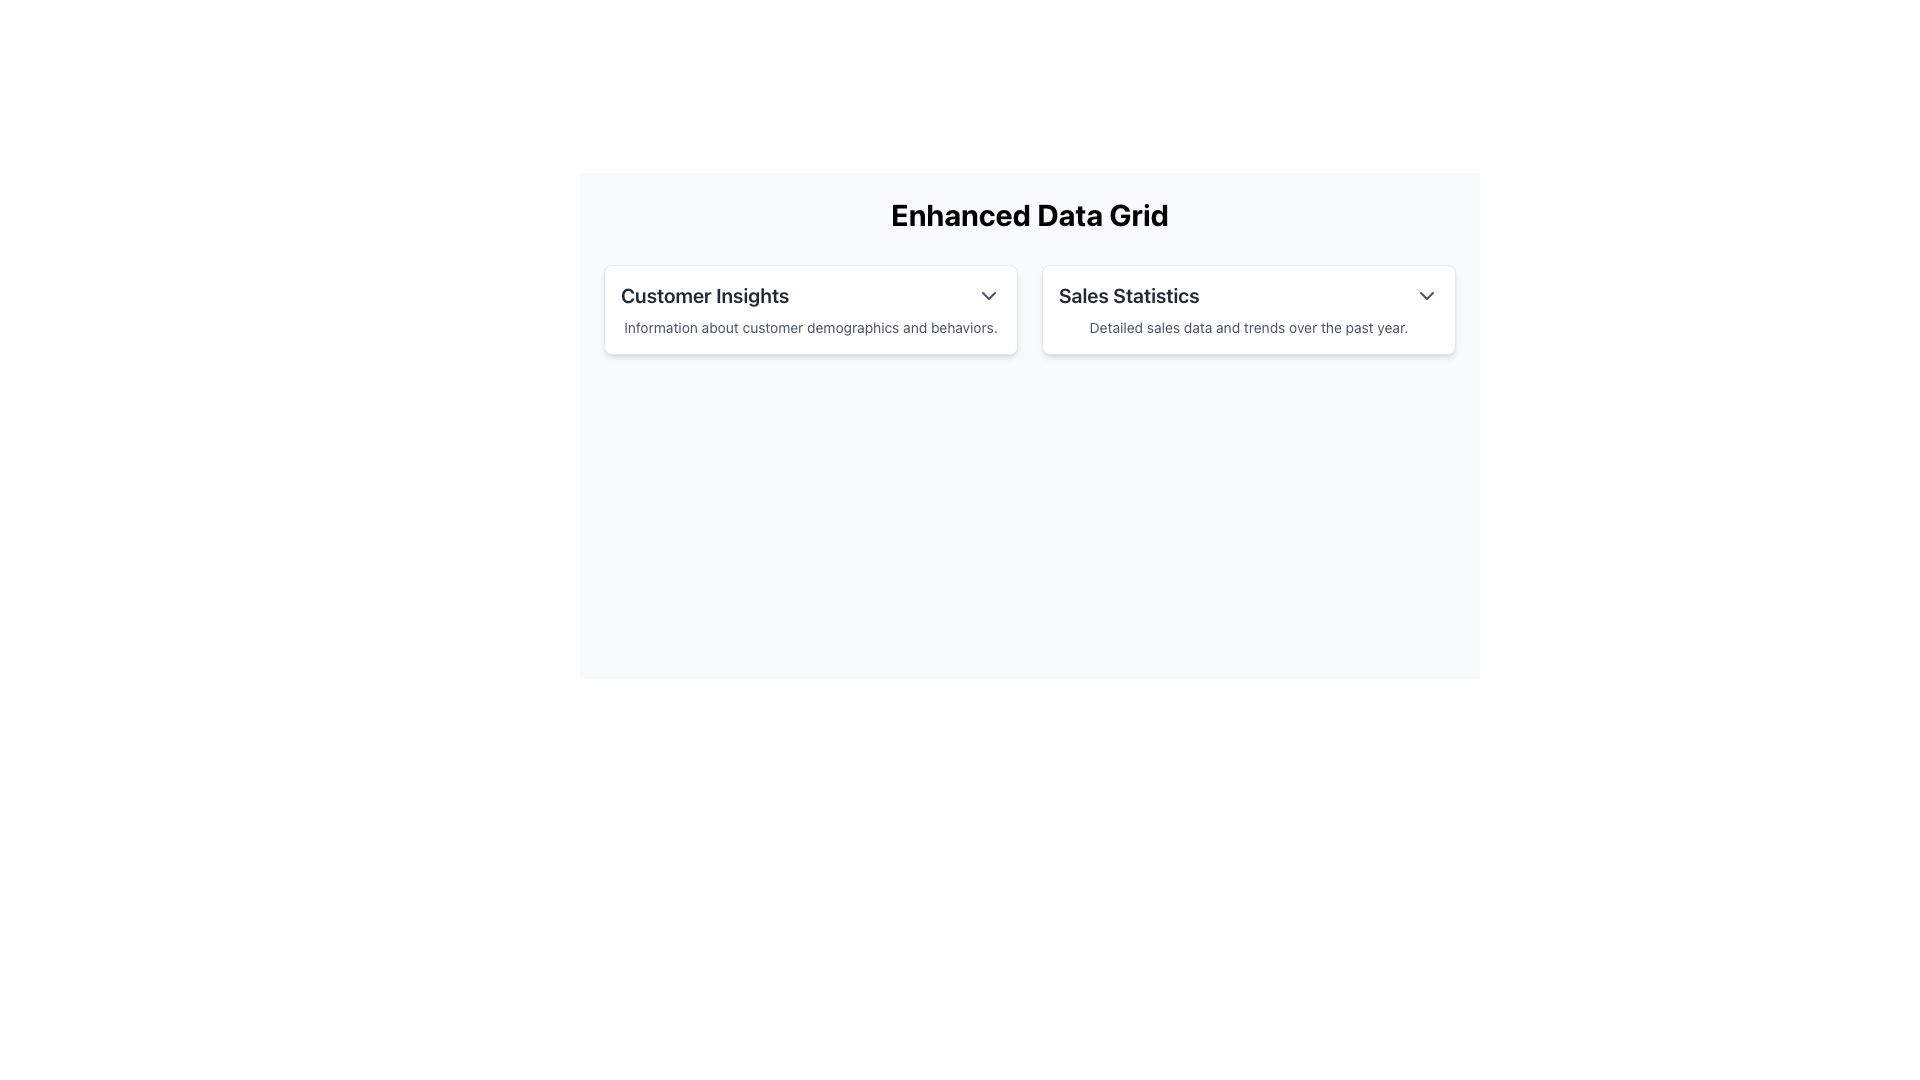 This screenshot has width=1920, height=1080. Describe the element at coordinates (988, 296) in the screenshot. I see `the chevron icon located in the top right of the 'Customer Insights' card` at that location.